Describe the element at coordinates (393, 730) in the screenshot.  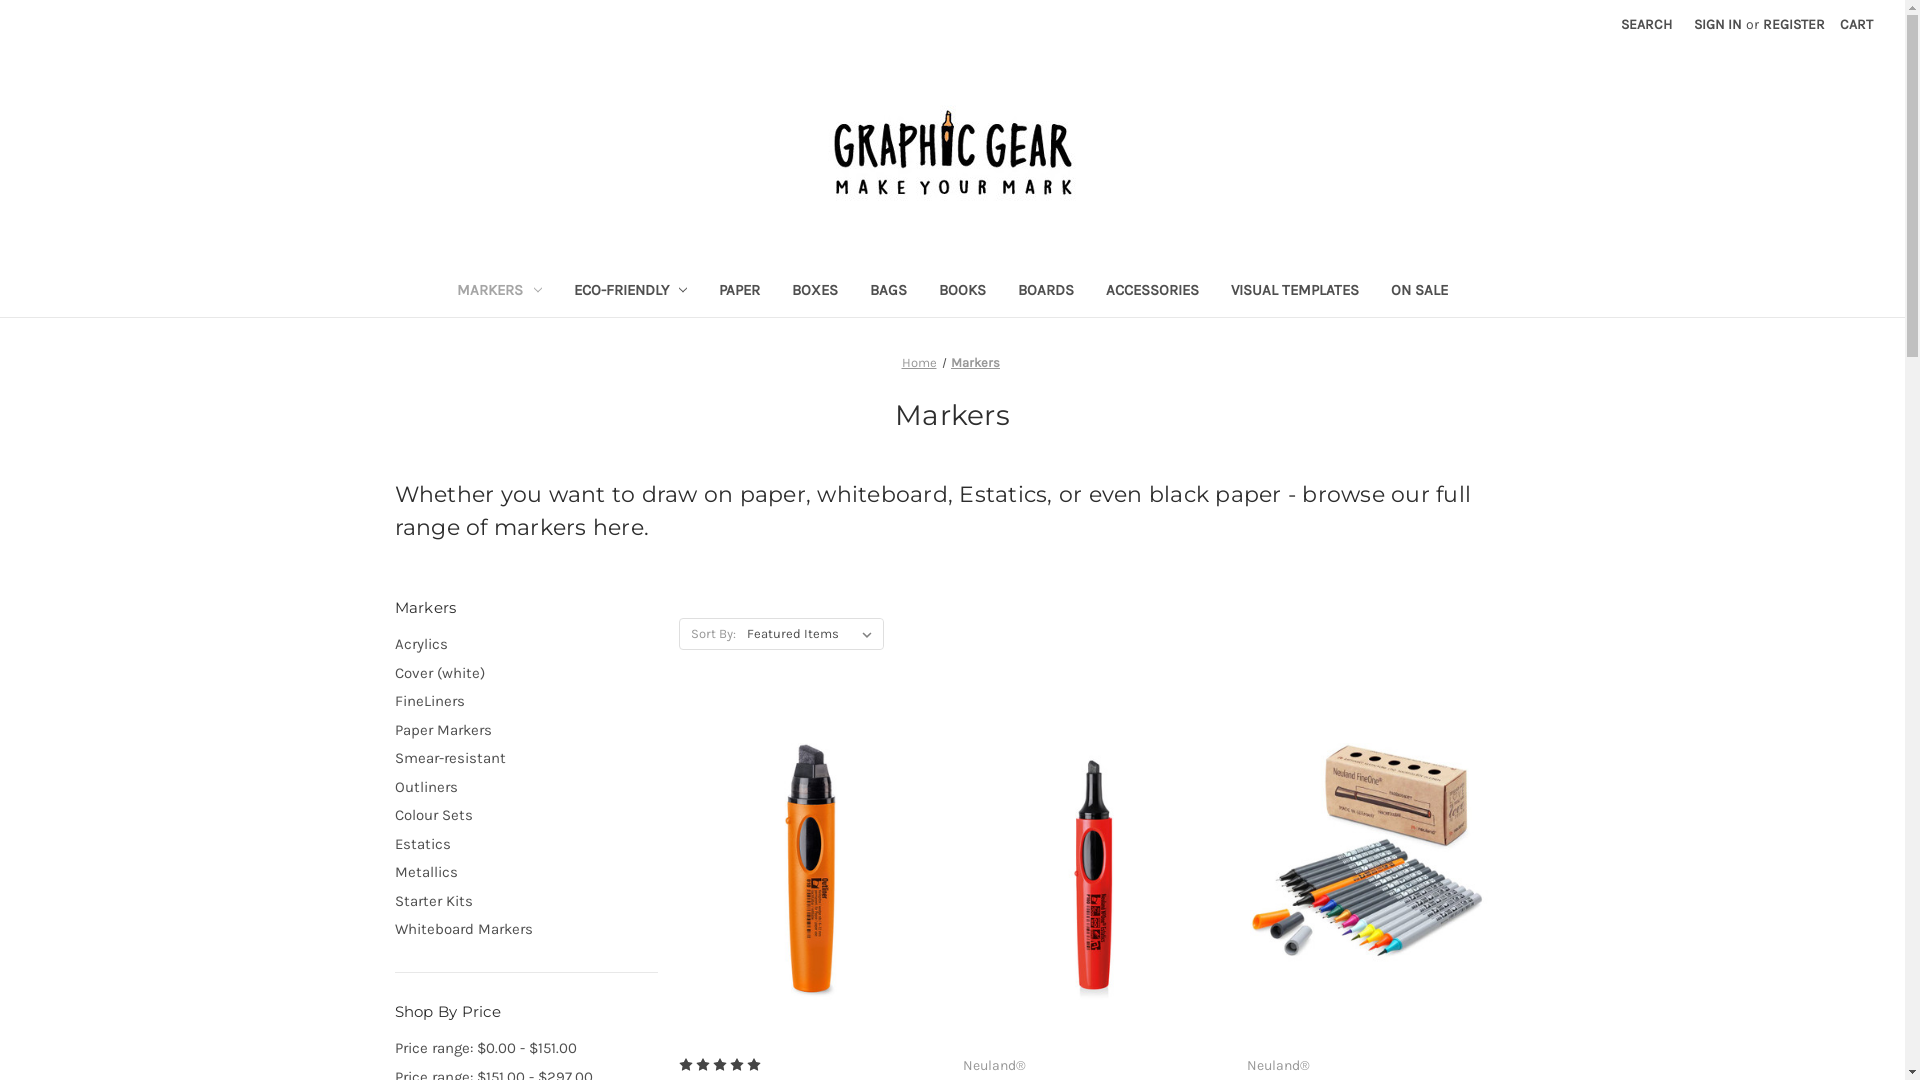
I see `'Paper Markers'` at that location.